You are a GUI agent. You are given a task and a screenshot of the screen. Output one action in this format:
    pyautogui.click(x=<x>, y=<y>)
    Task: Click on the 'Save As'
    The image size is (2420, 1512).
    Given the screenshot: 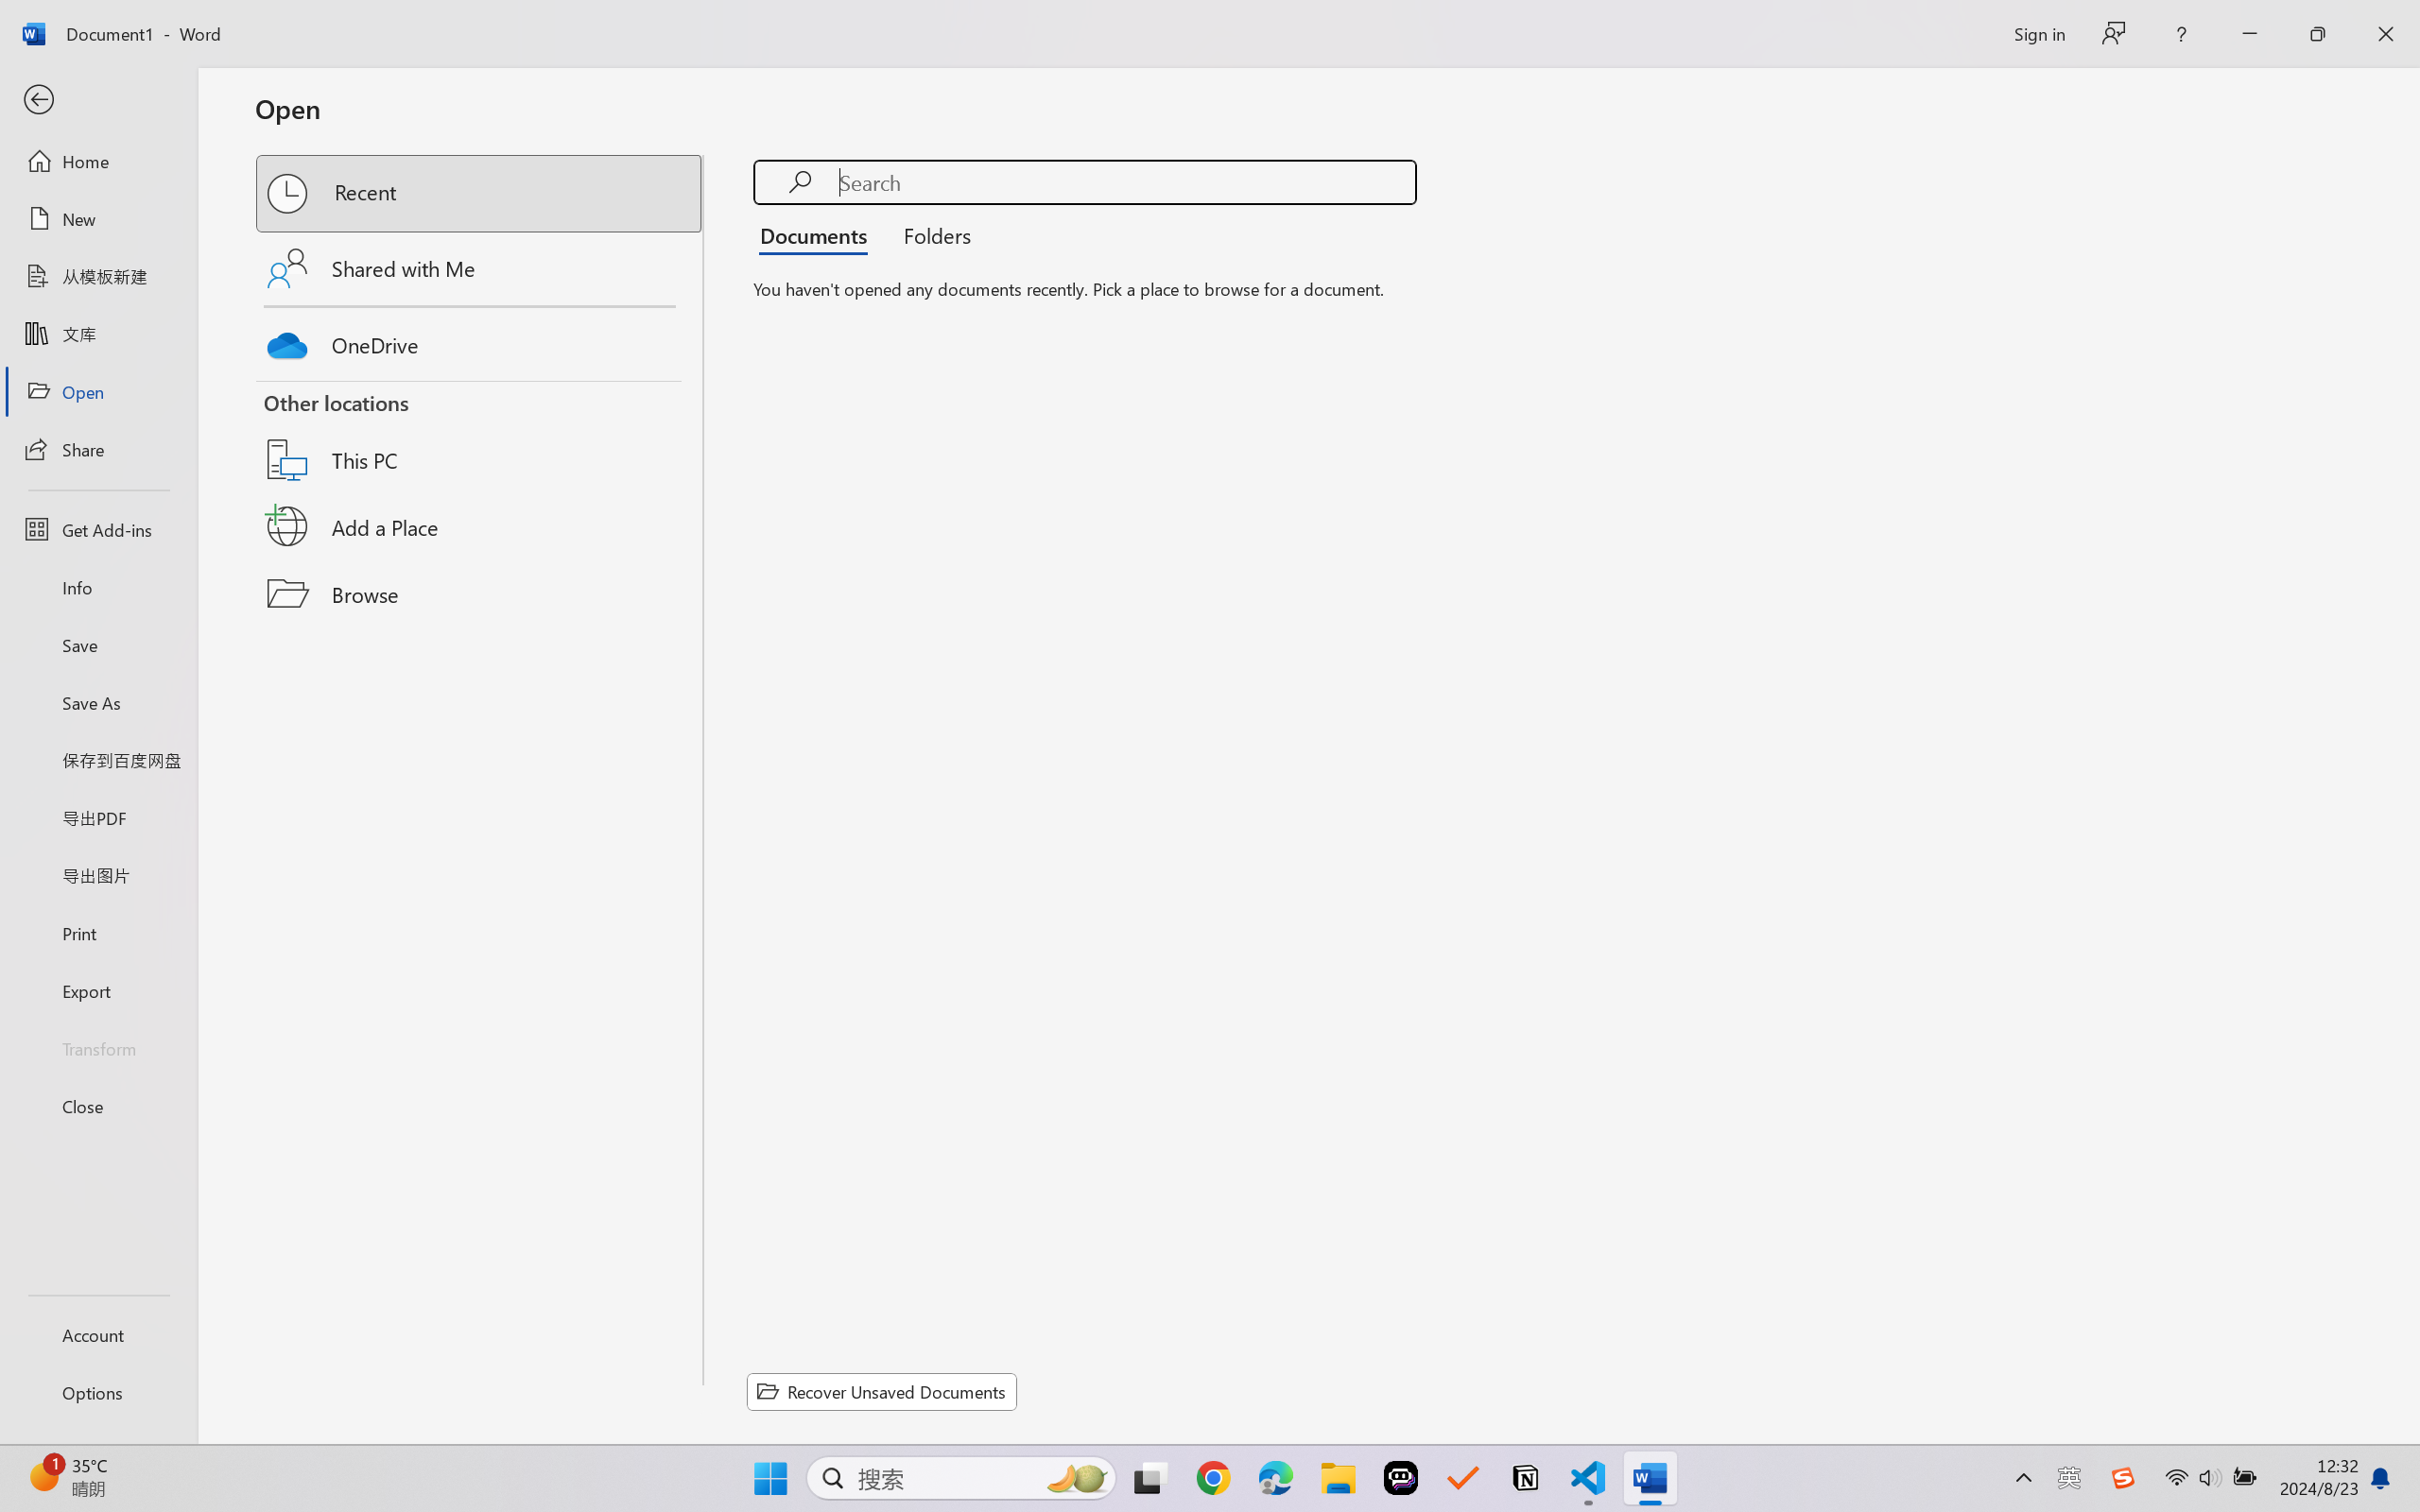 What is the action you would take?
    pyautogui.click(x=97, y=702)
    